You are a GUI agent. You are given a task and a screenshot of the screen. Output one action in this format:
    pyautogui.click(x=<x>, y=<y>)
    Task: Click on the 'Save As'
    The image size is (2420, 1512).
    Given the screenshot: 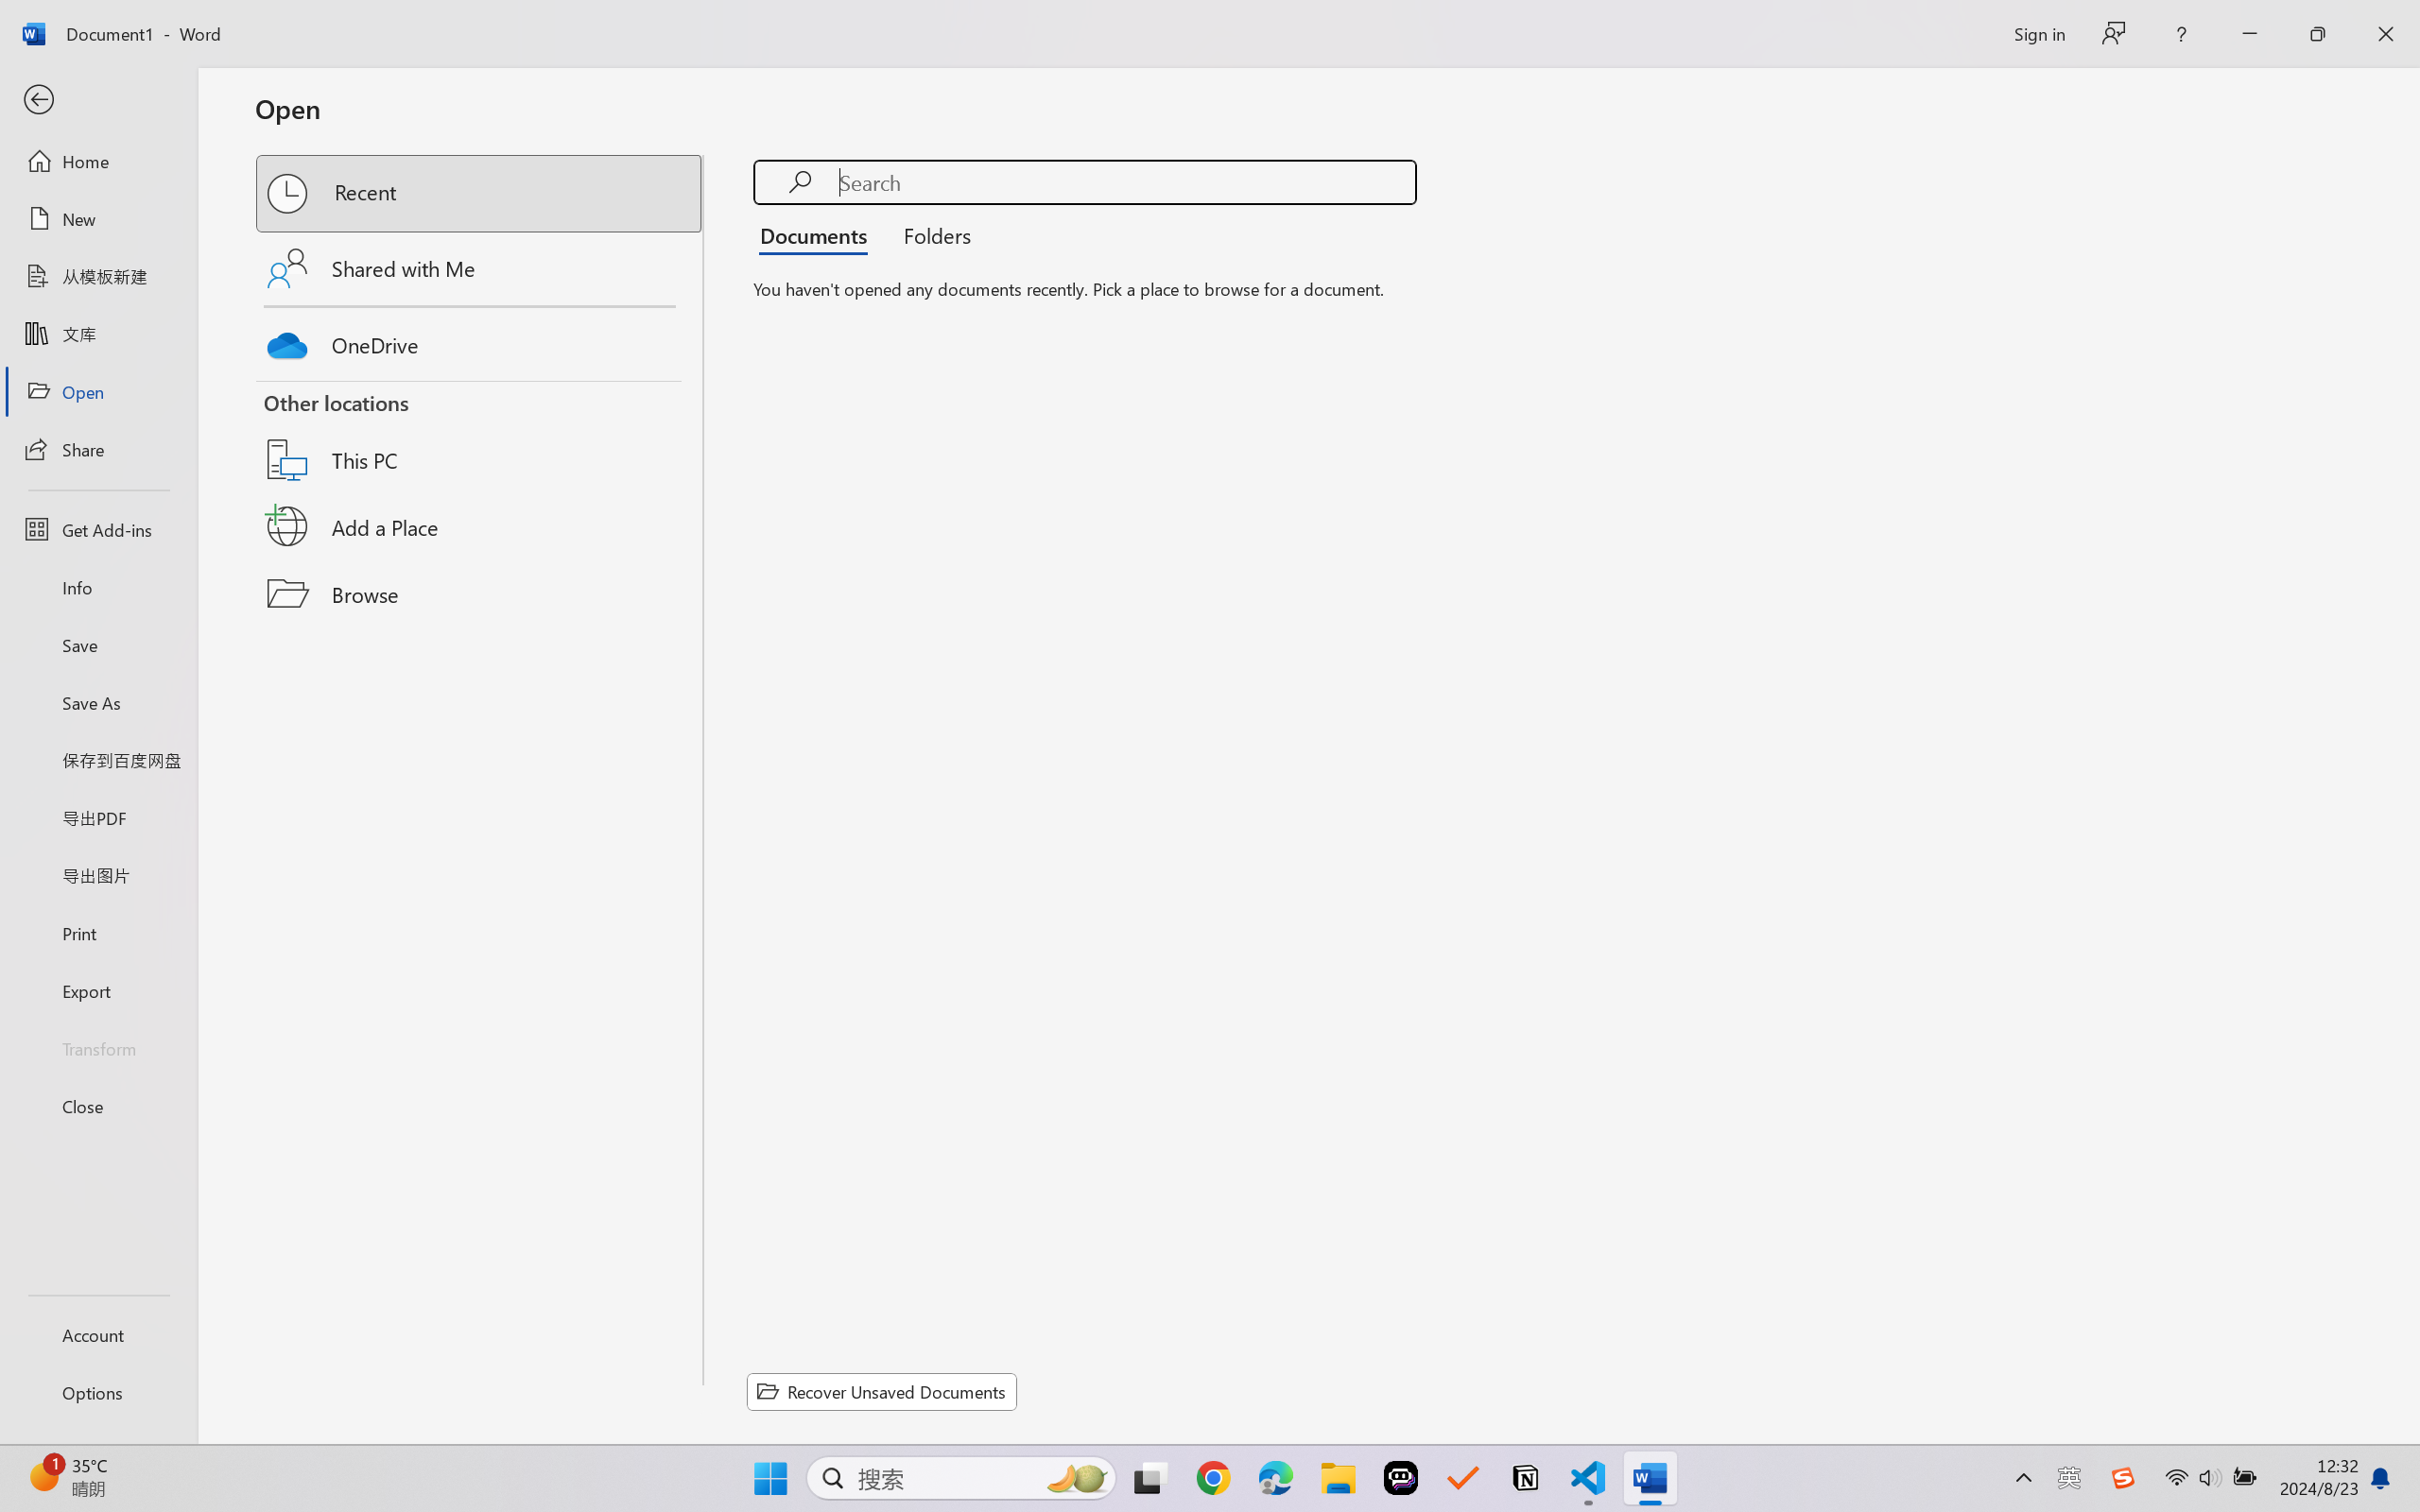 What is the action you would take?
    pyautogui.click(x=97, y=702)
    